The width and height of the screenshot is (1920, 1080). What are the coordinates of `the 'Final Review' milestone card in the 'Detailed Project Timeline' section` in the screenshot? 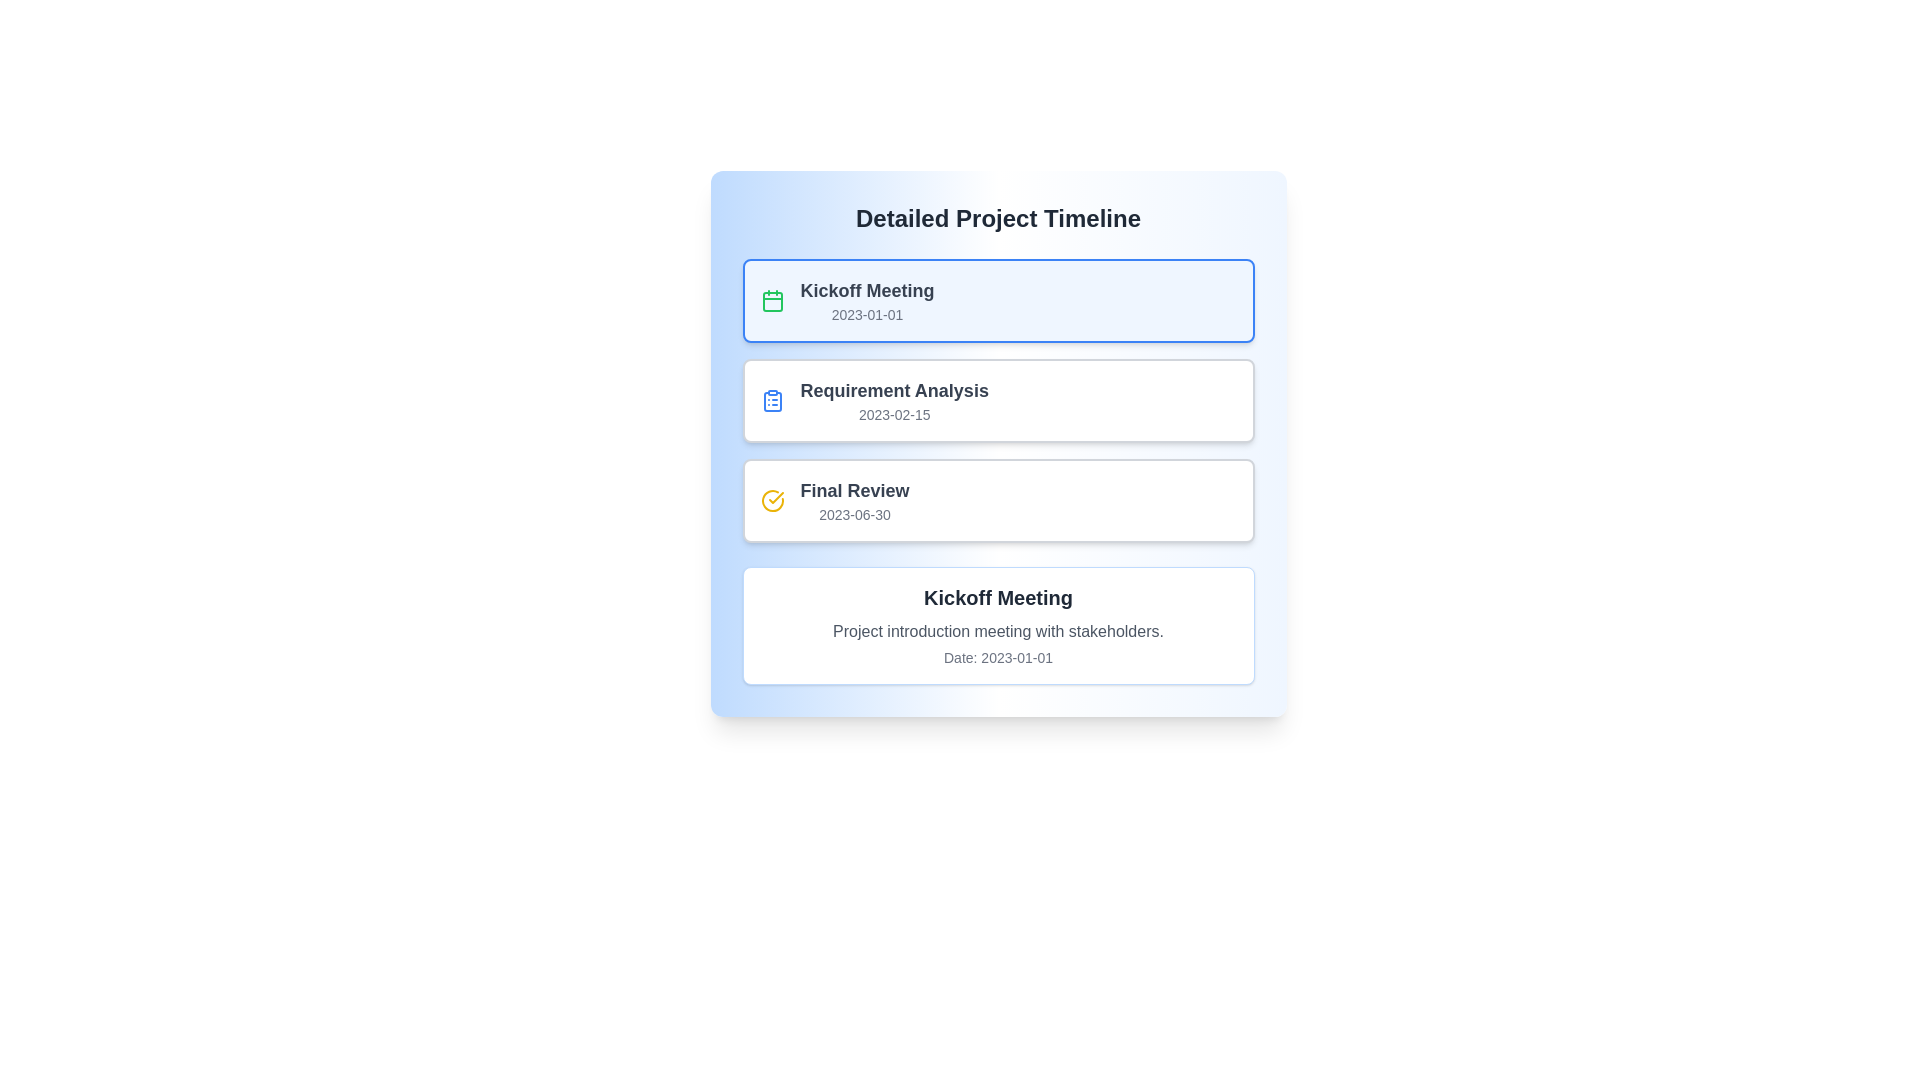 It's located at (998, 500).